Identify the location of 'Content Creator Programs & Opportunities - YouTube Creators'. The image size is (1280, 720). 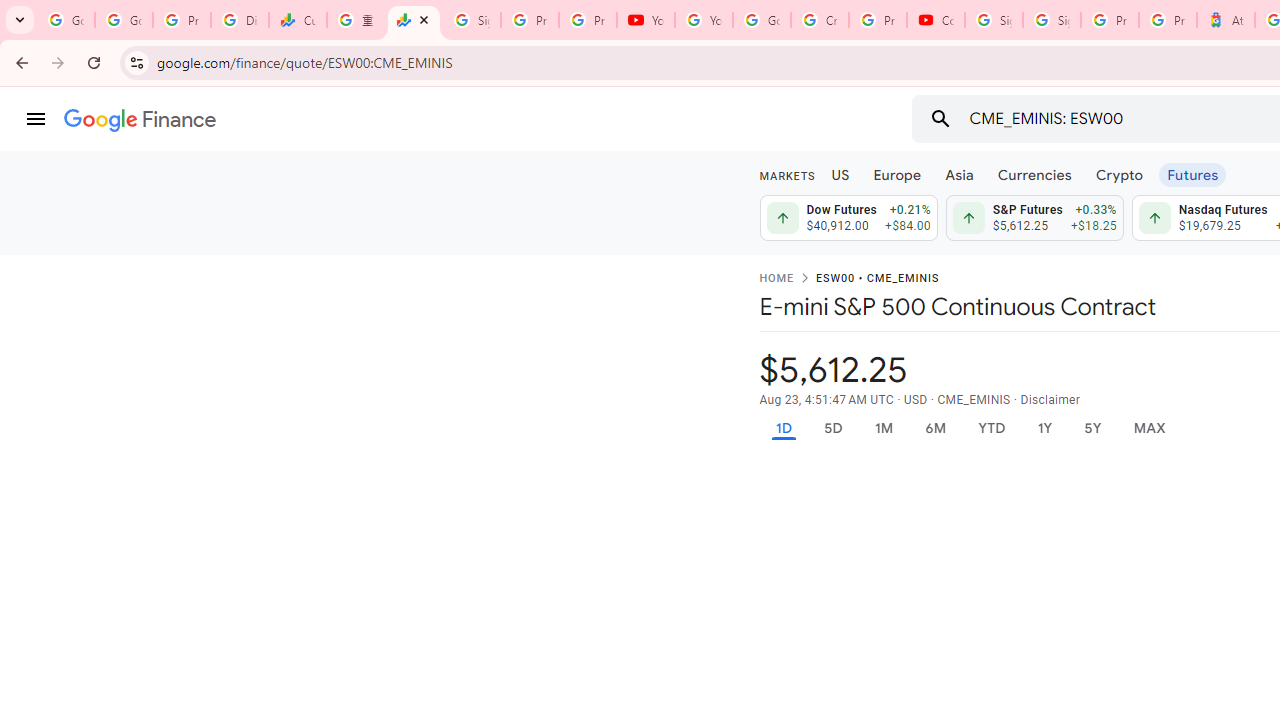
(935, 20).